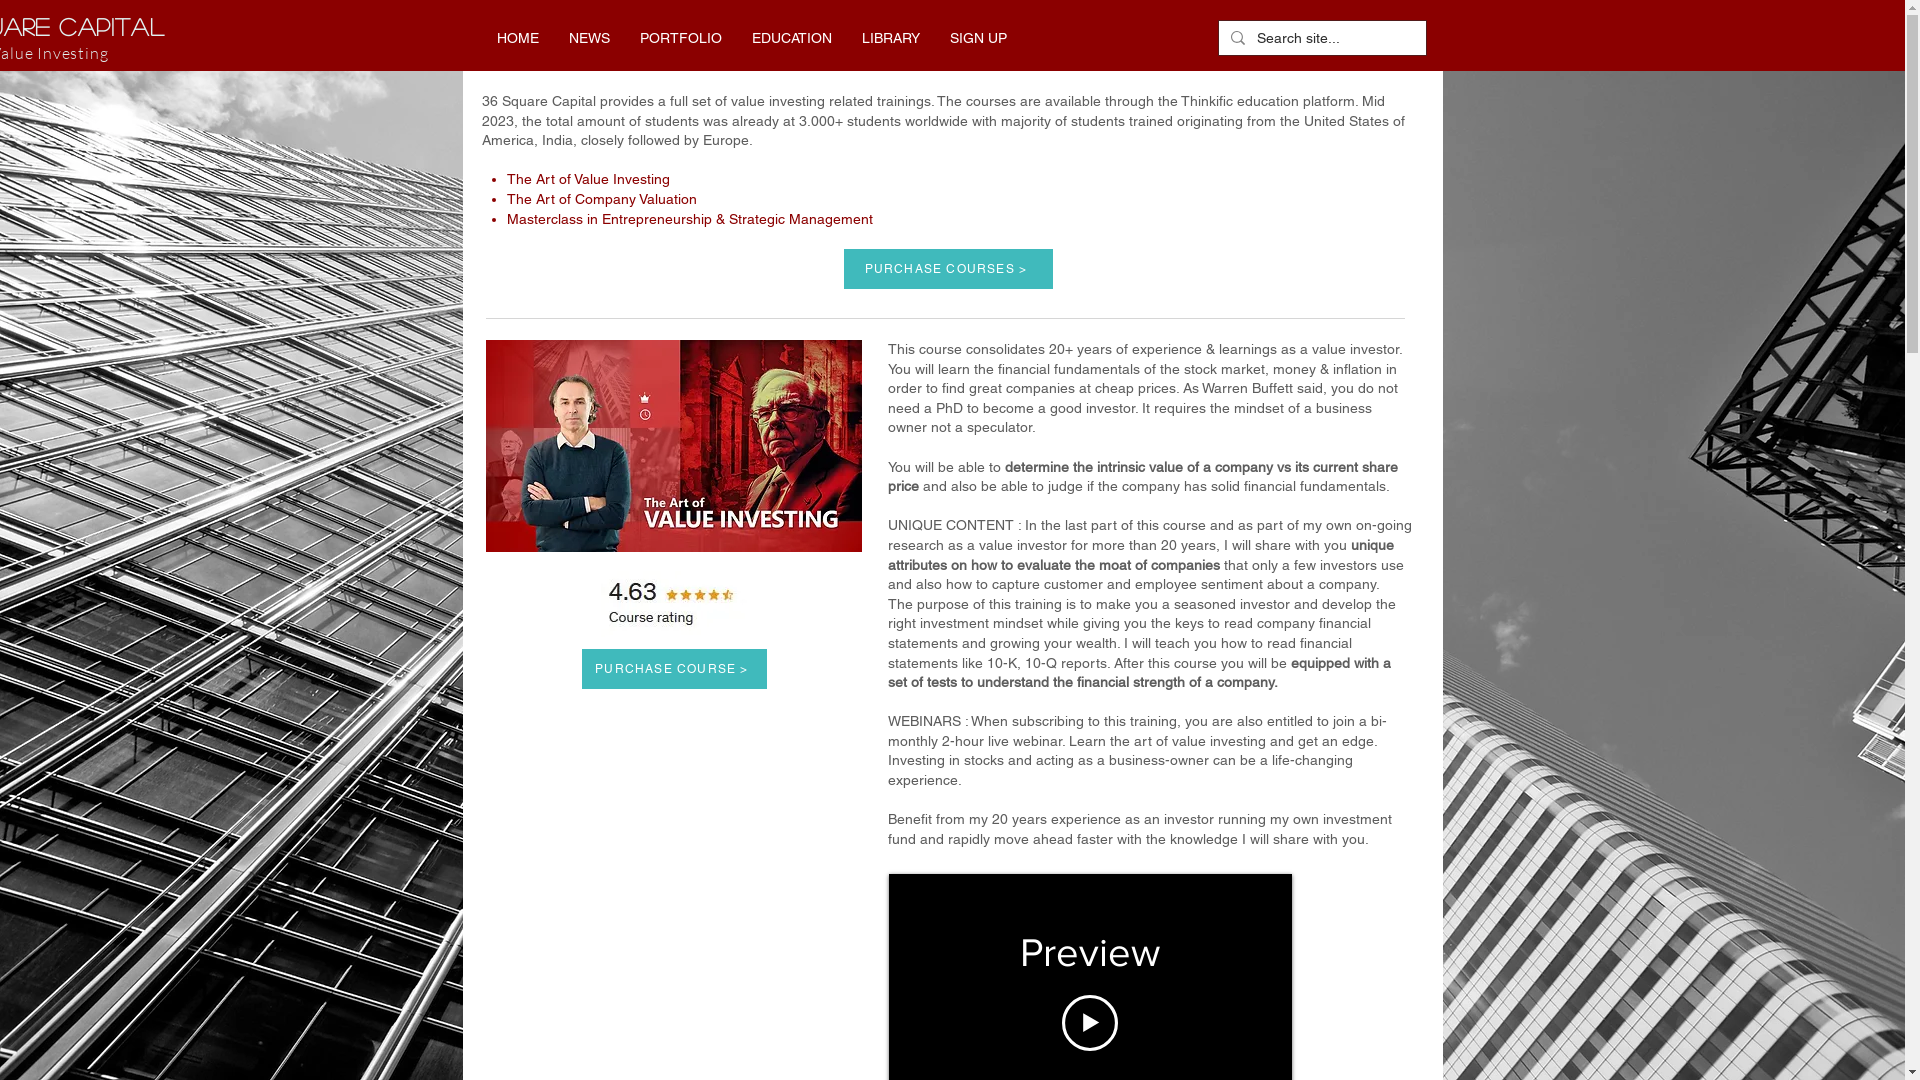 Image resolution: width=1920 pixels, height=1080 pixels. Describe the element at coordinates (1204, 100) in the screenshot. I see `'Thinkific'` at that location.